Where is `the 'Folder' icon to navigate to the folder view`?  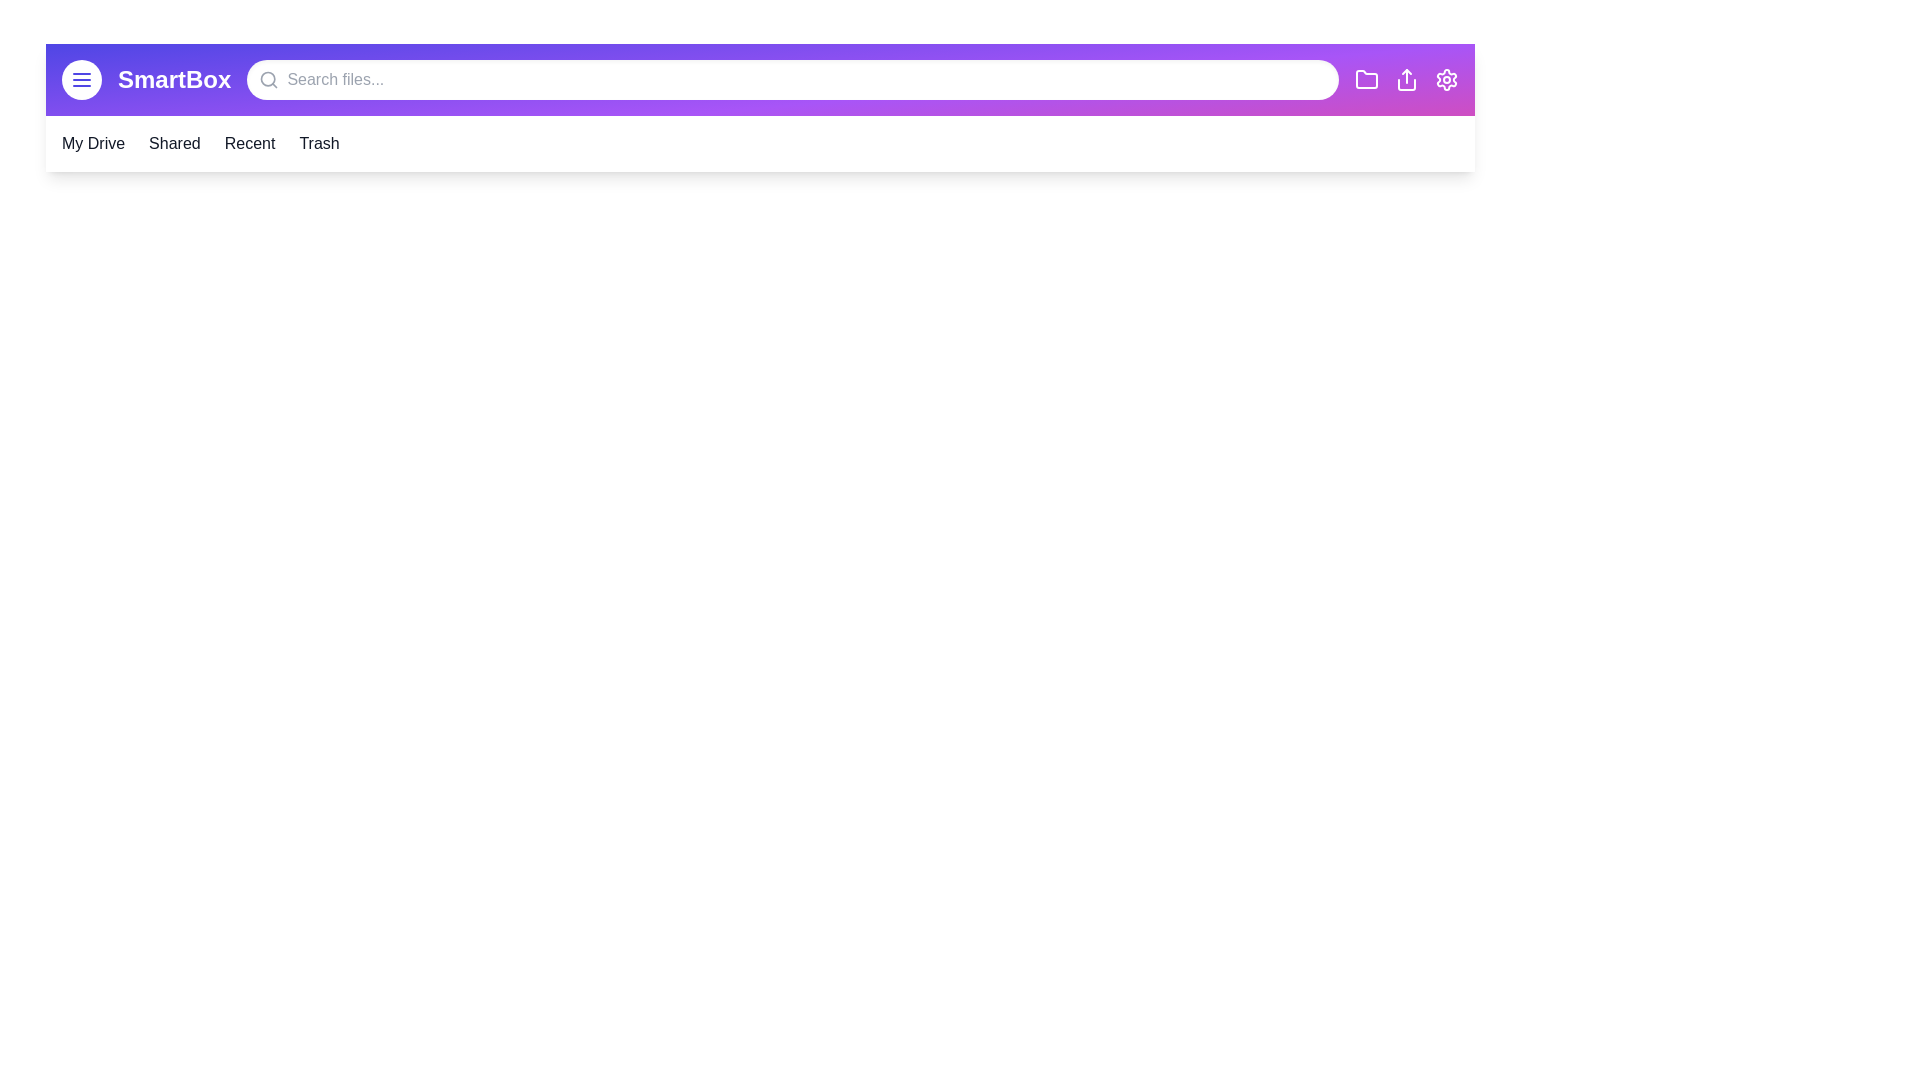 the 'Folder' icon to navigate to the folder view is located at coordinates (1366, 79).